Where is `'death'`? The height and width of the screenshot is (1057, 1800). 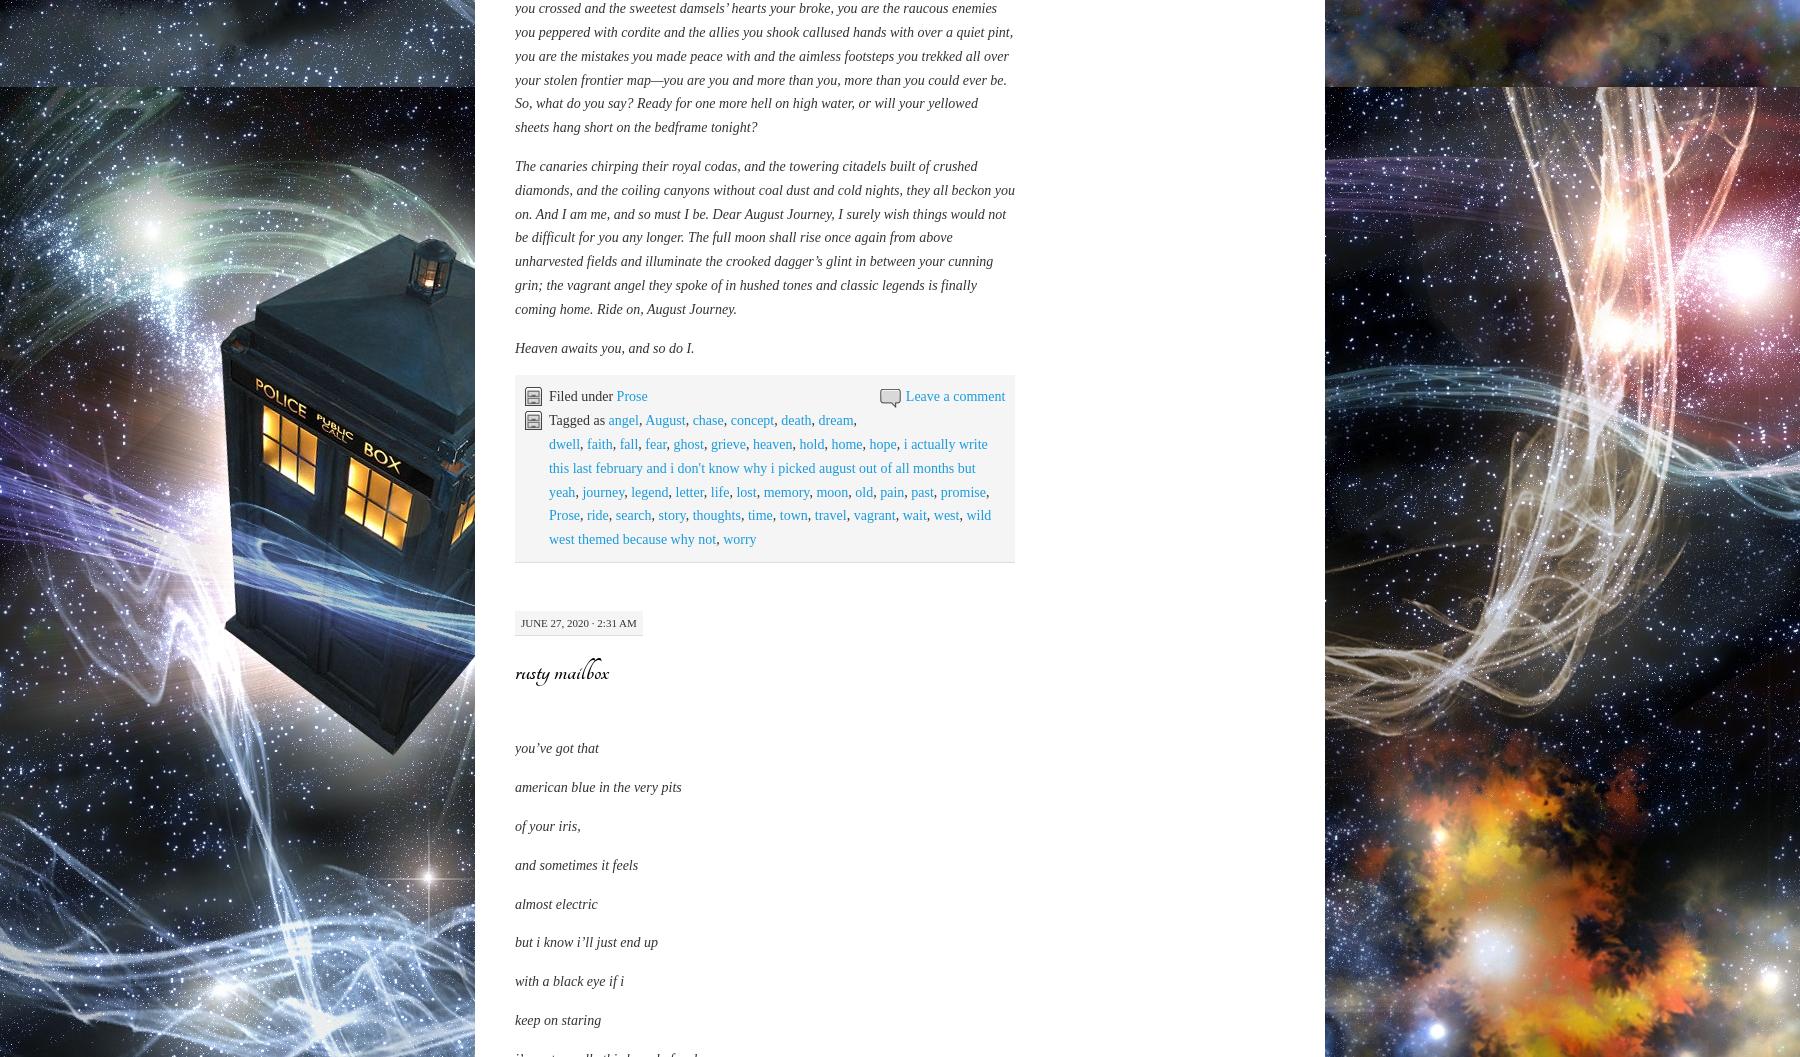 'death' is located at coordinates (795, 867).